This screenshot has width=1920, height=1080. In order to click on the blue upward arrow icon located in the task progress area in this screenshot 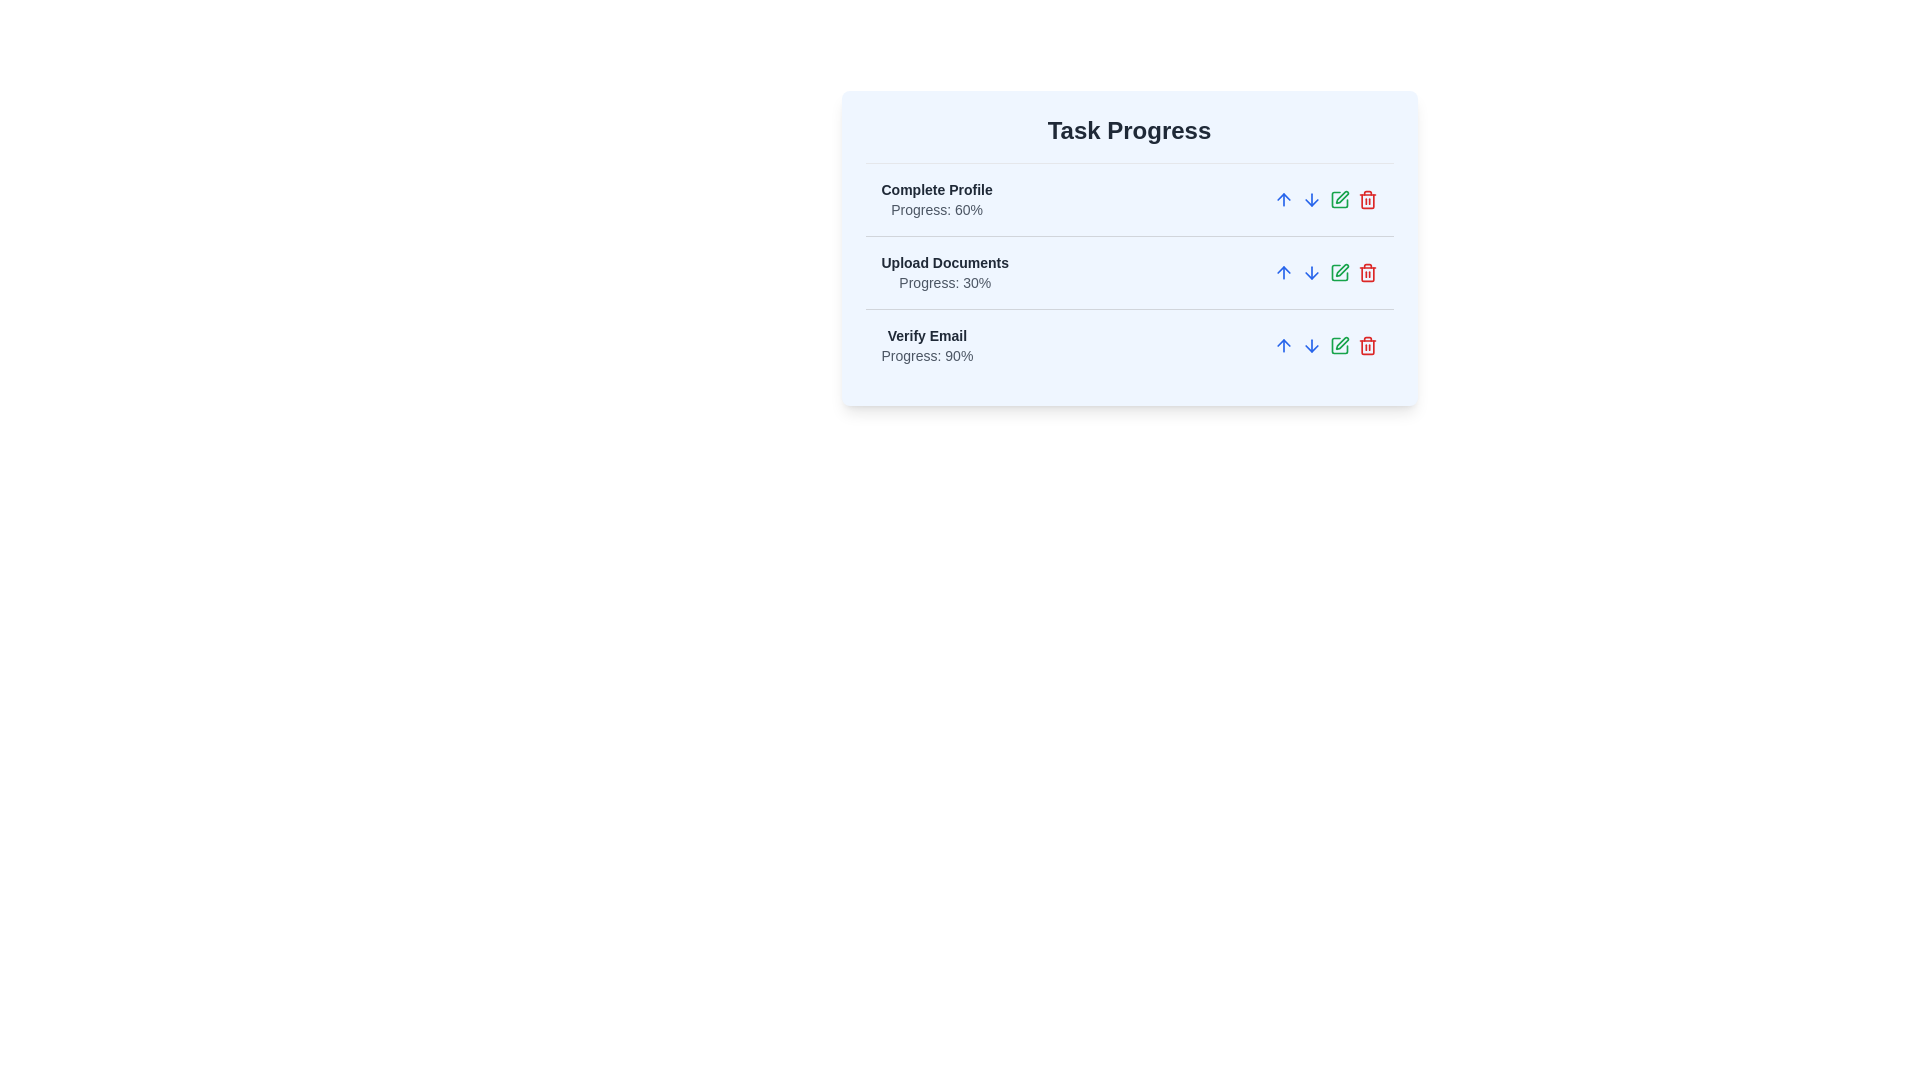, I will do `click(1283, 200)`.